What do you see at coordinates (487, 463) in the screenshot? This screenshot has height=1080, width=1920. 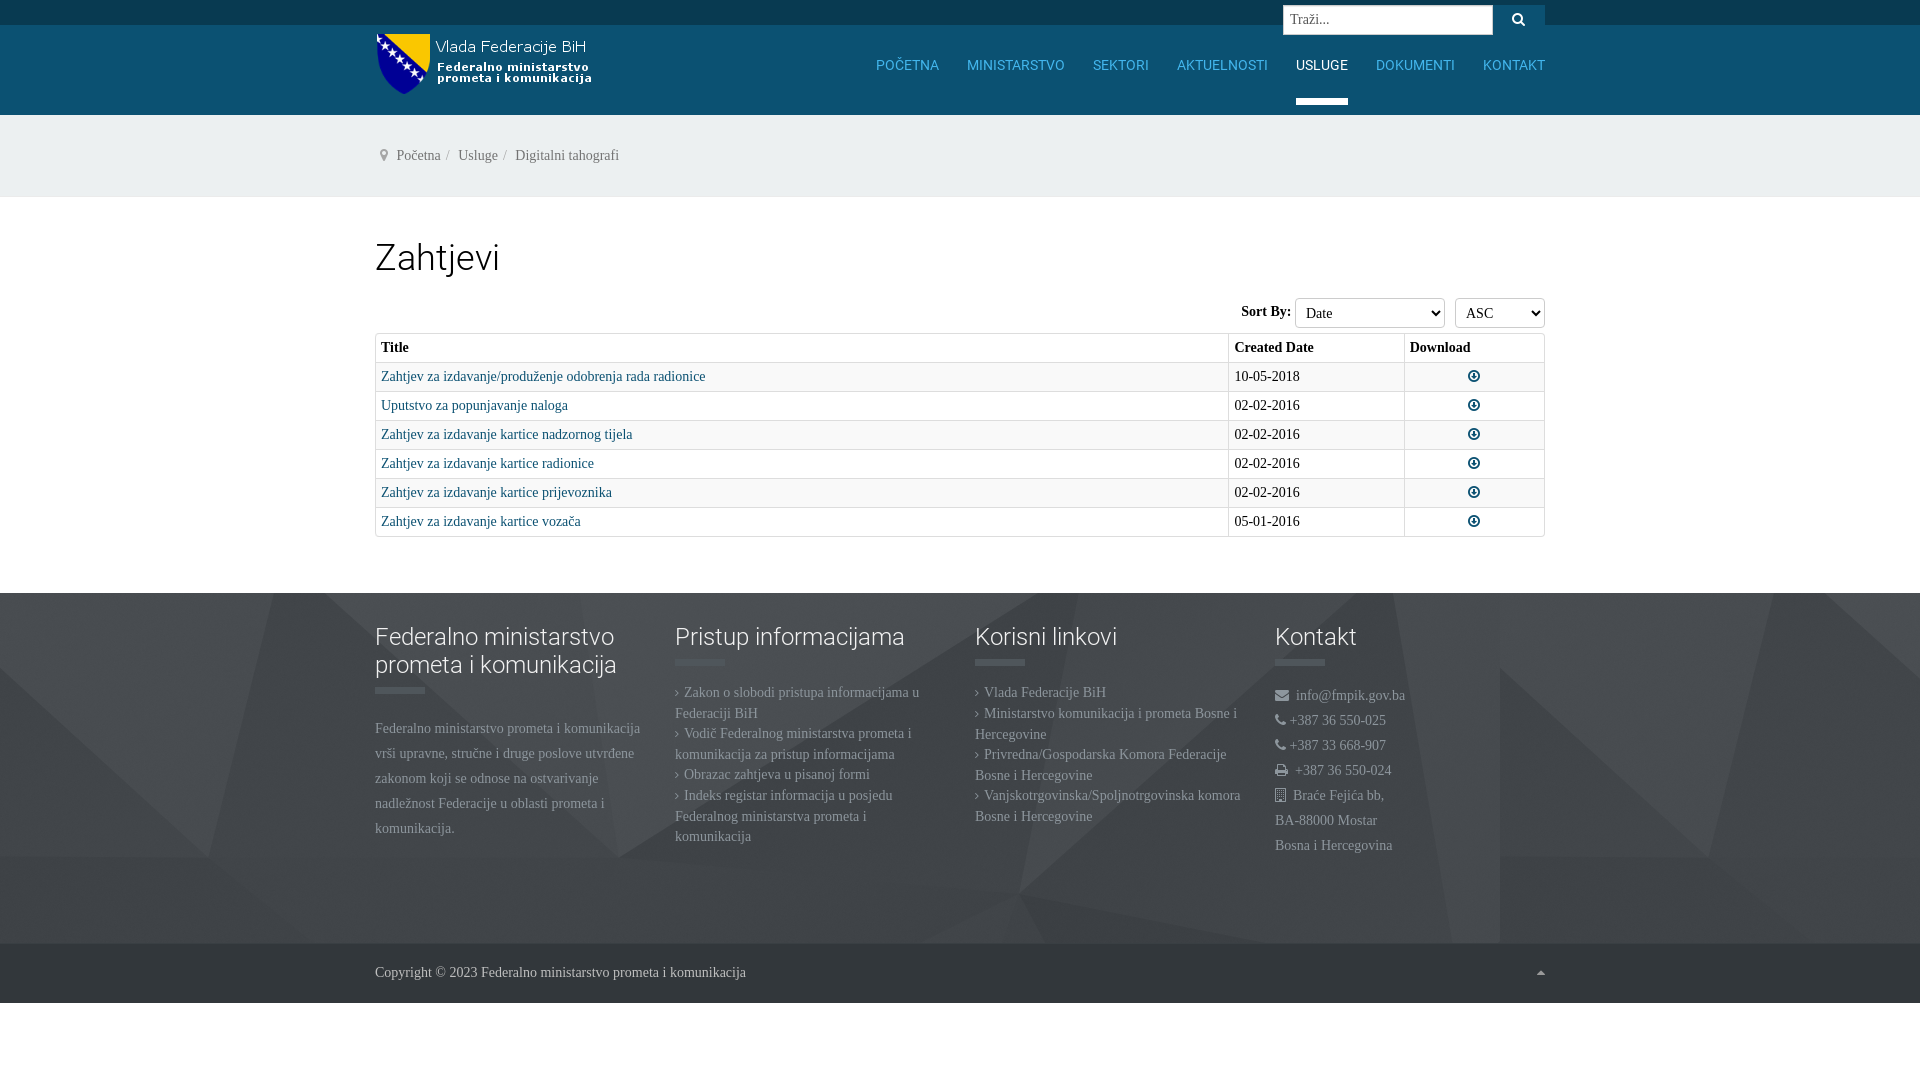 I see `'Zahtjev za izdavanje kartice radionice'` at bounding box center [487, 463].